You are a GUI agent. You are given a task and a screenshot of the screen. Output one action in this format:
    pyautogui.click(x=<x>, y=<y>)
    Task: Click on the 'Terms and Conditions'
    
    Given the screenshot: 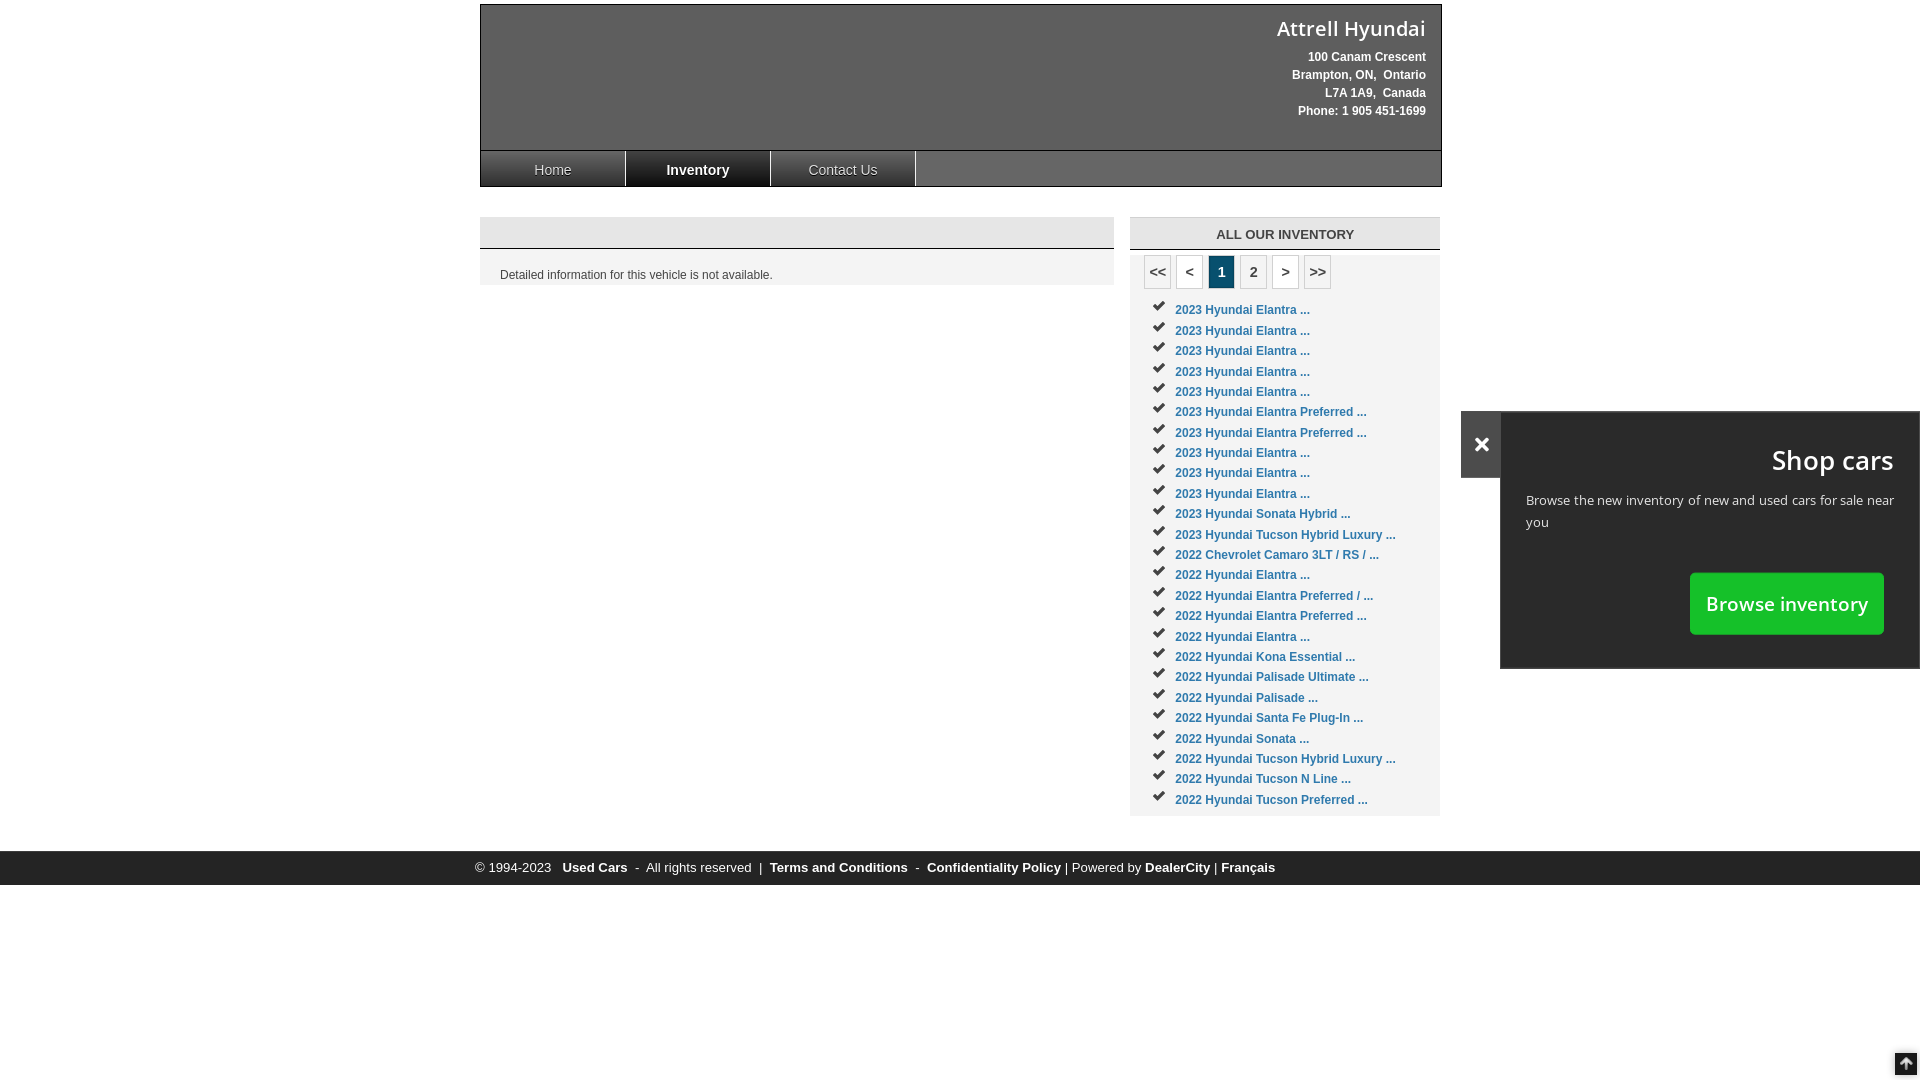 What is the action you would take?
    pyautogui.click(x=839, y=866)
    